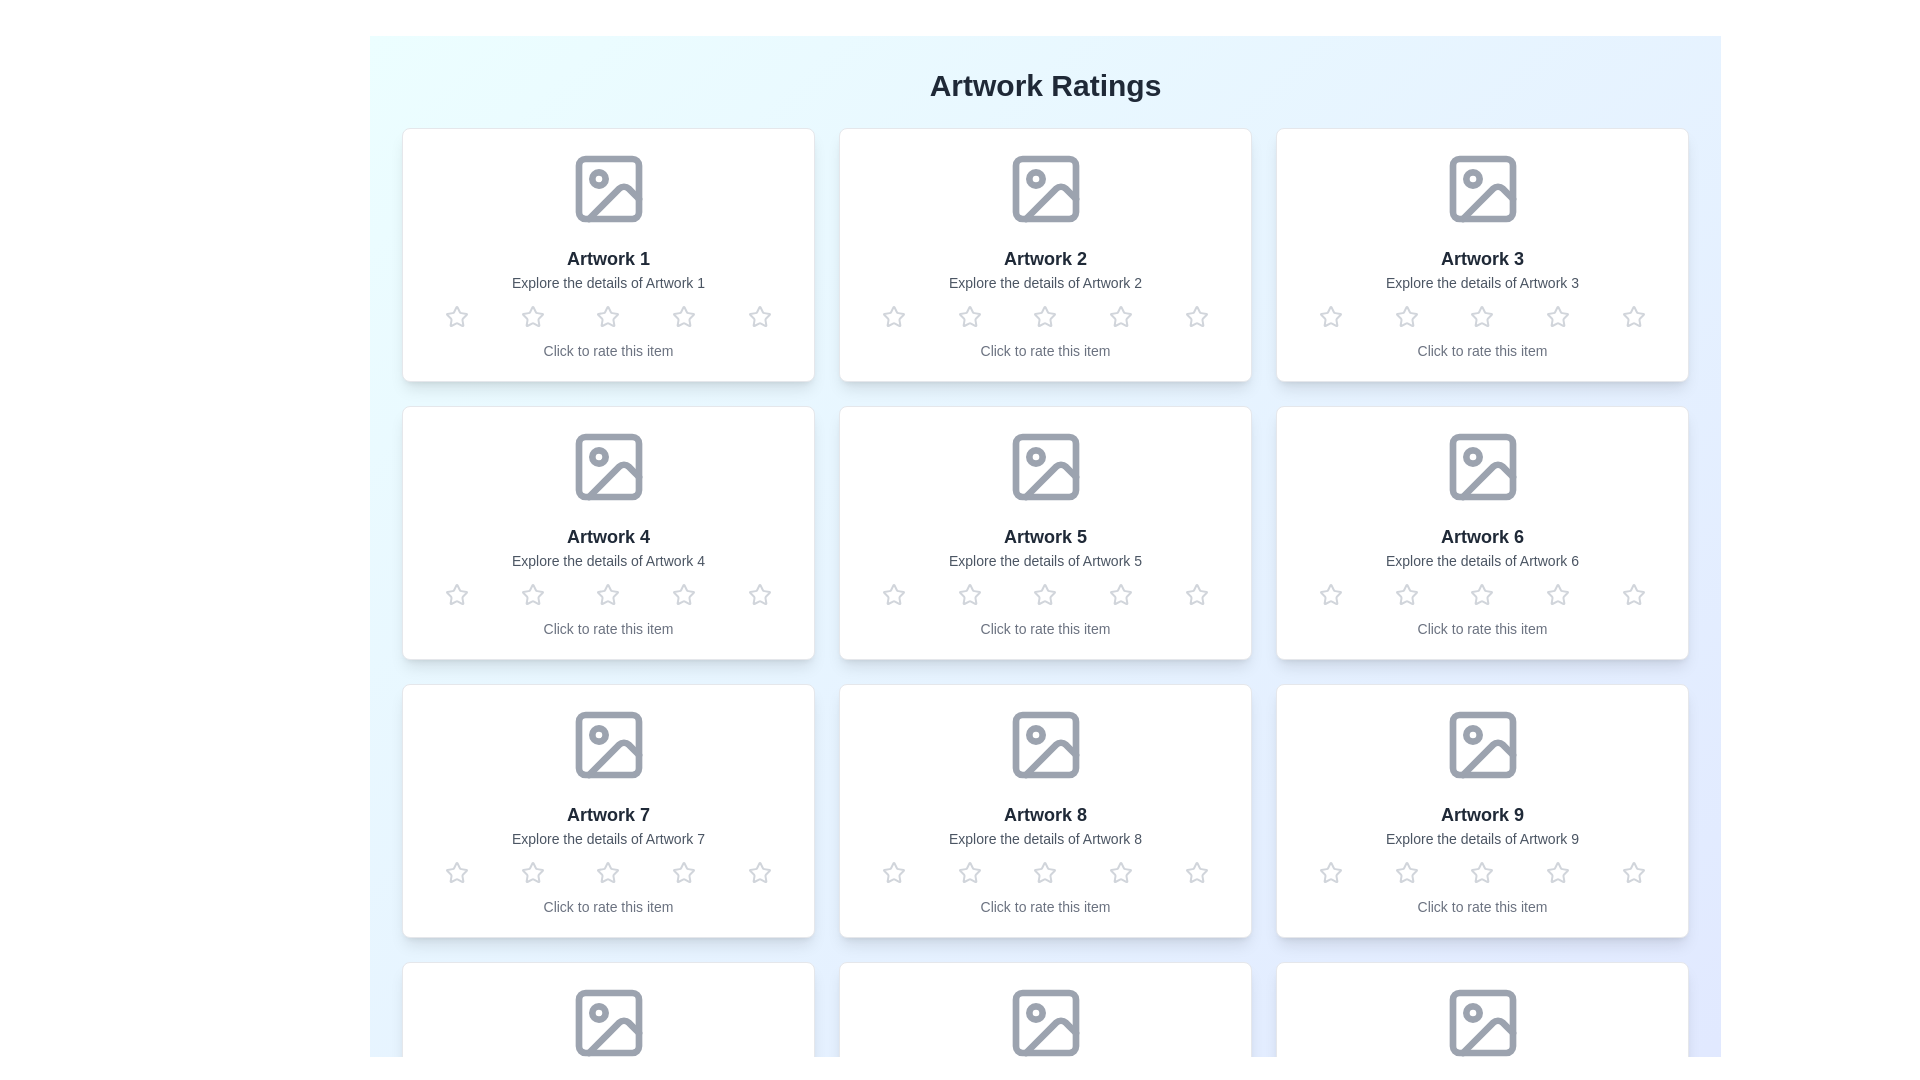 The width and height of the screenshot is (1920, 1080). Describe the element at coordinates (532, 315) in the screenshot. I see `the star corresponding to 2 to observe interaction feedback` at that location.